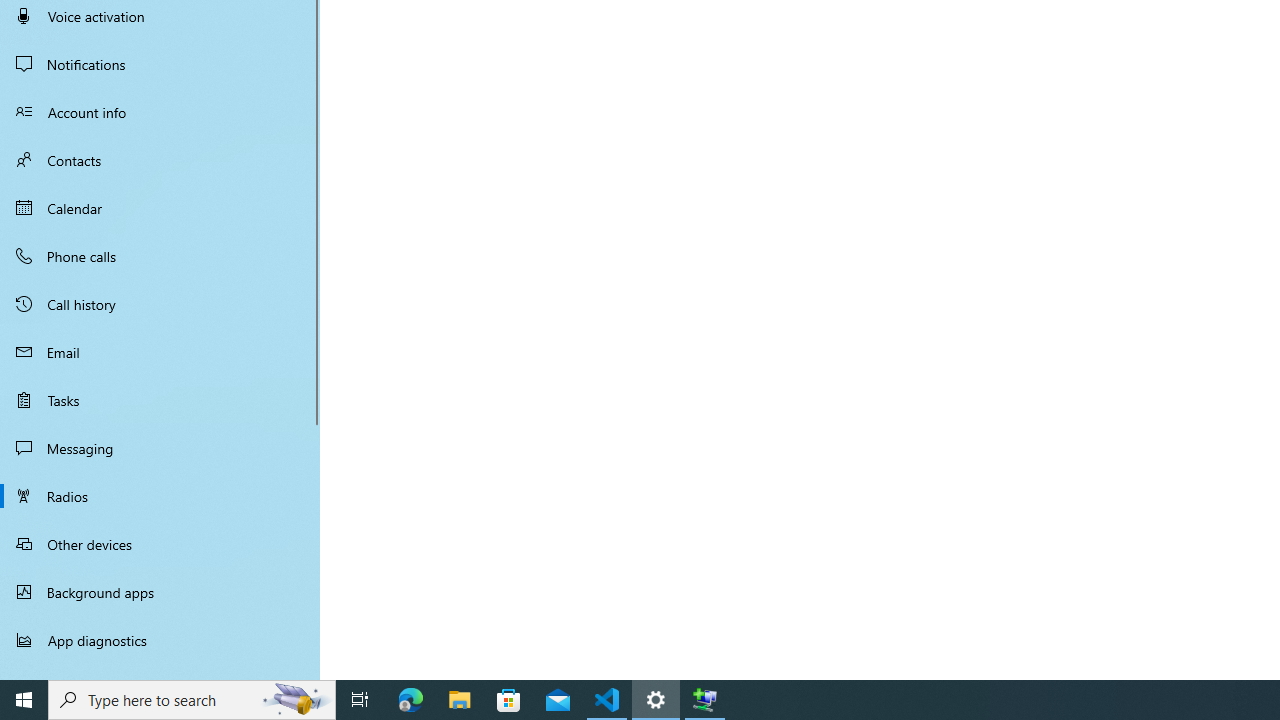  What do you see at coordinates (459, 698) in the screenshot?
I see `'File Explorer'` at bounding box center [459, 698].